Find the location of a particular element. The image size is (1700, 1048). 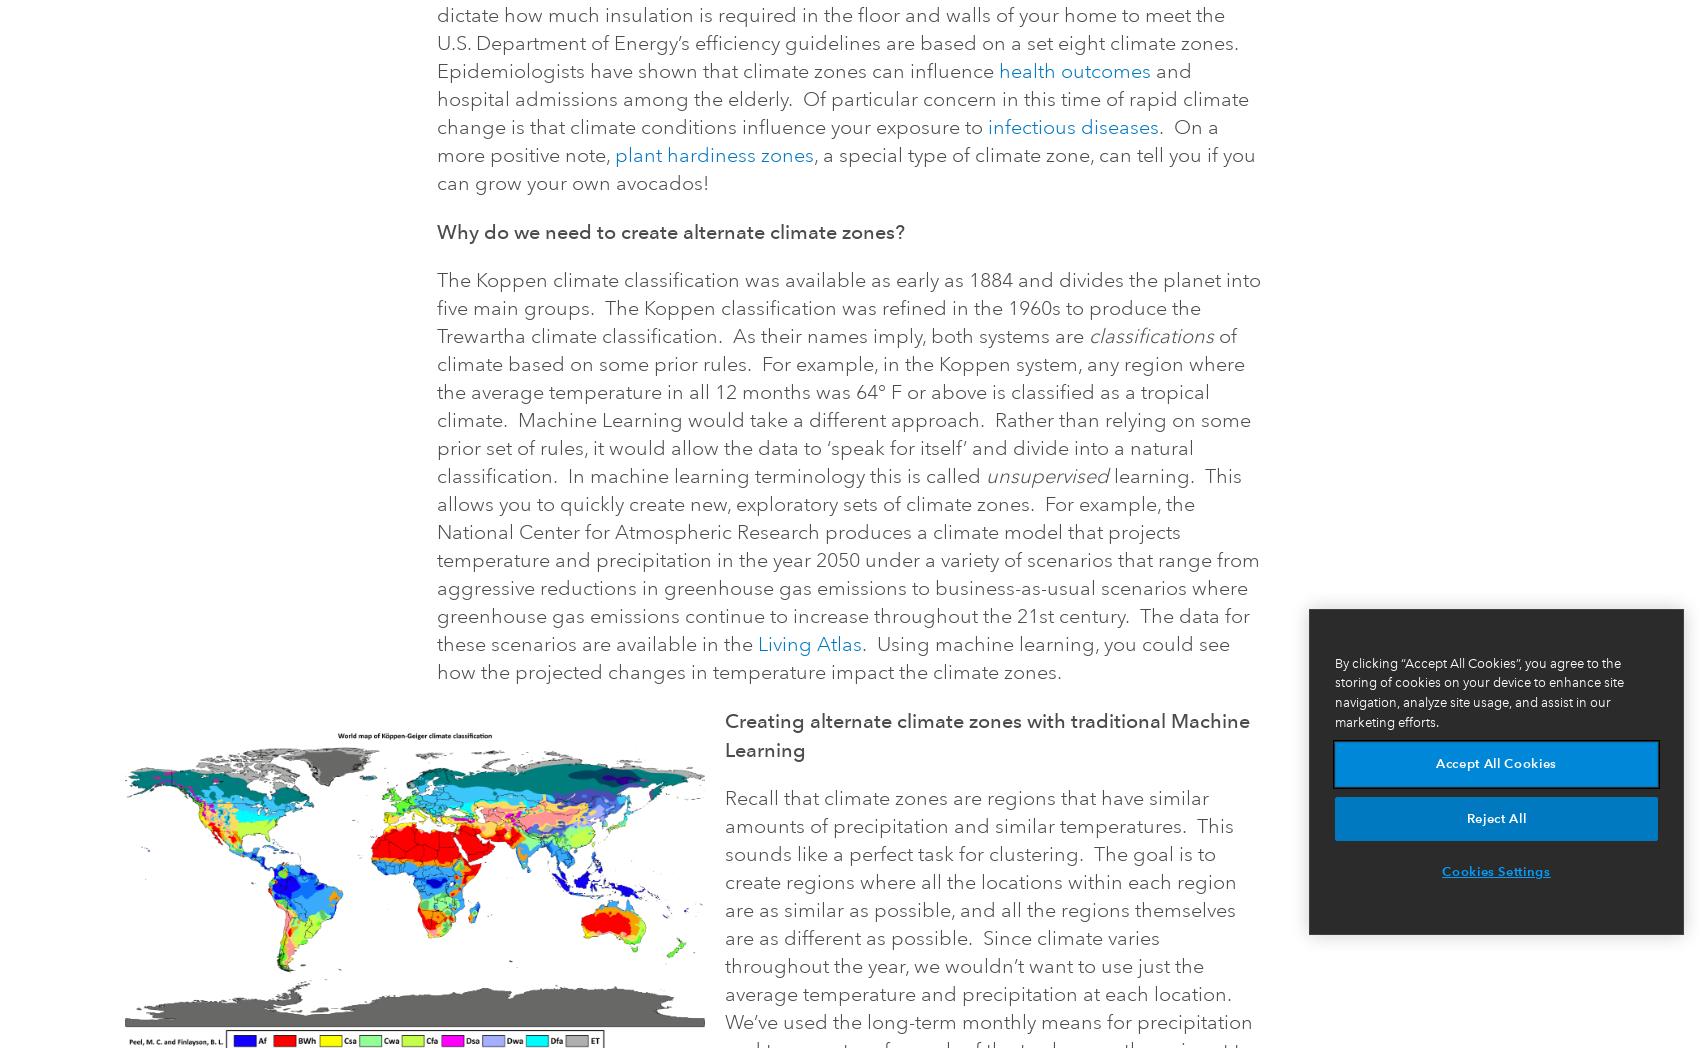

'Living Atlas' is located at coordinates (809, 643).